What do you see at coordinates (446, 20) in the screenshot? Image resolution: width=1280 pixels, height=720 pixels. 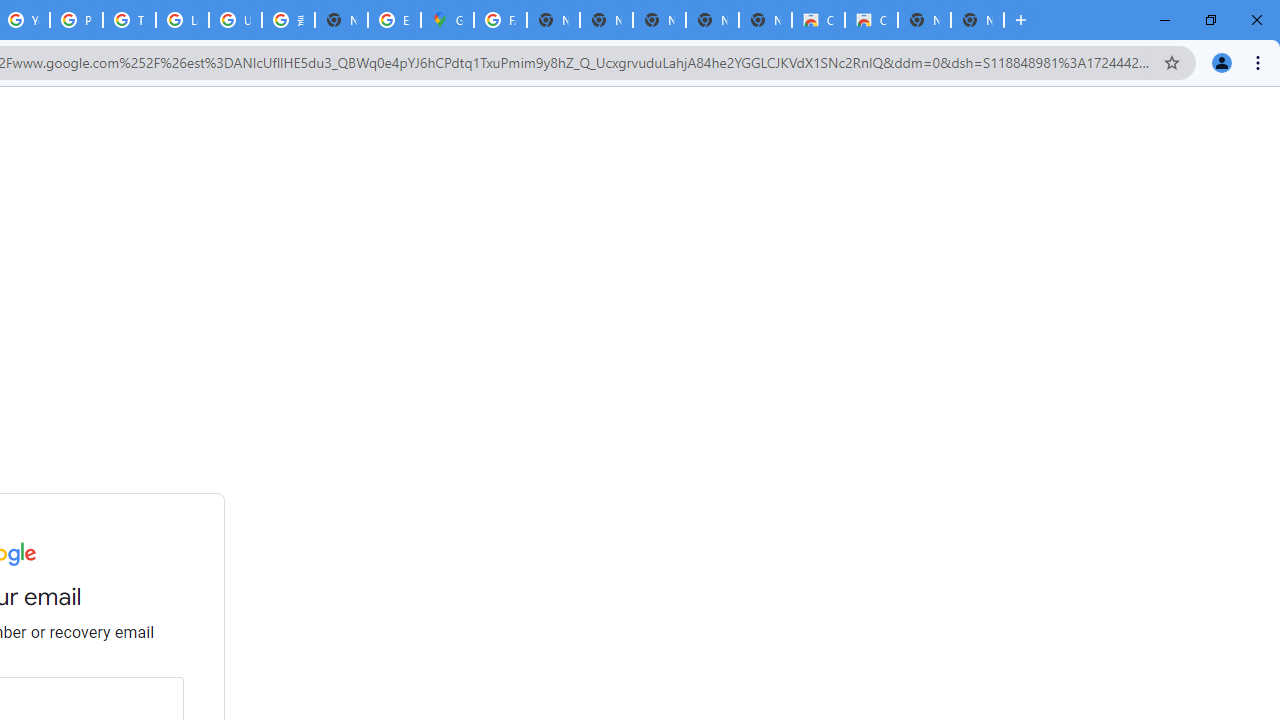 I see `'Google Maps'` at bounding box center [446, 20].